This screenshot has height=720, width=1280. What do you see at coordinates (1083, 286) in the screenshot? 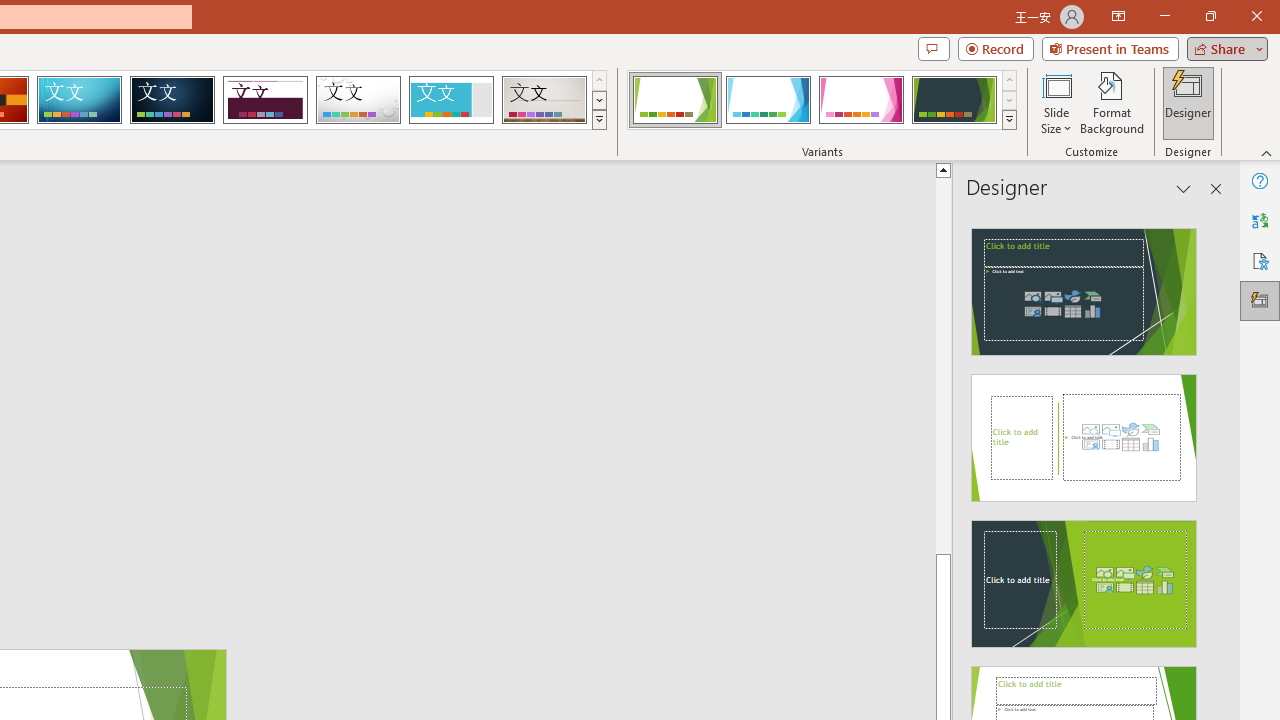
I see `'Recommended Design: Design Idea'` at bounding box center [1083, 286].